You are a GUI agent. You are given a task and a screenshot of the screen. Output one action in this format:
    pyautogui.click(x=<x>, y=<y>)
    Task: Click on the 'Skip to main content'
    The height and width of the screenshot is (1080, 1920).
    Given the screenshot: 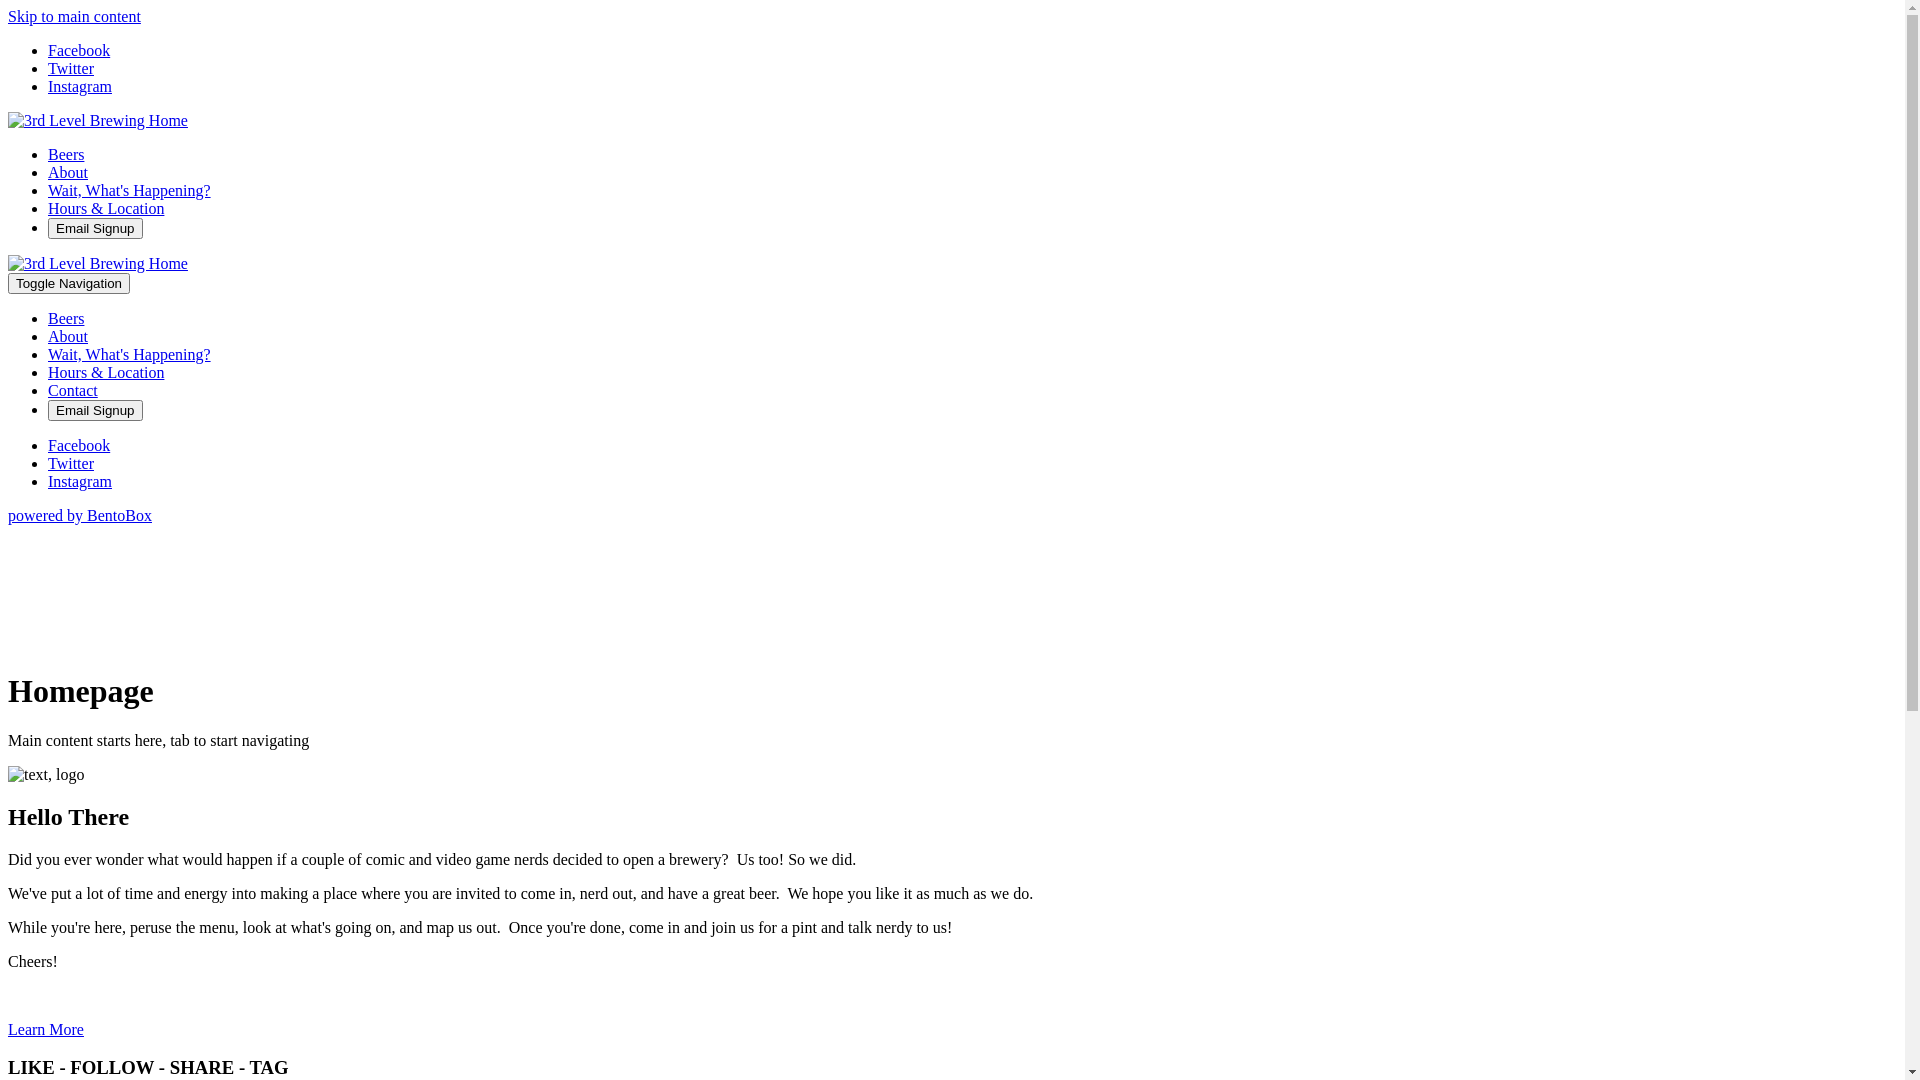 What is the action you would take?
    pyautogui.click(x=74, y=16)
    